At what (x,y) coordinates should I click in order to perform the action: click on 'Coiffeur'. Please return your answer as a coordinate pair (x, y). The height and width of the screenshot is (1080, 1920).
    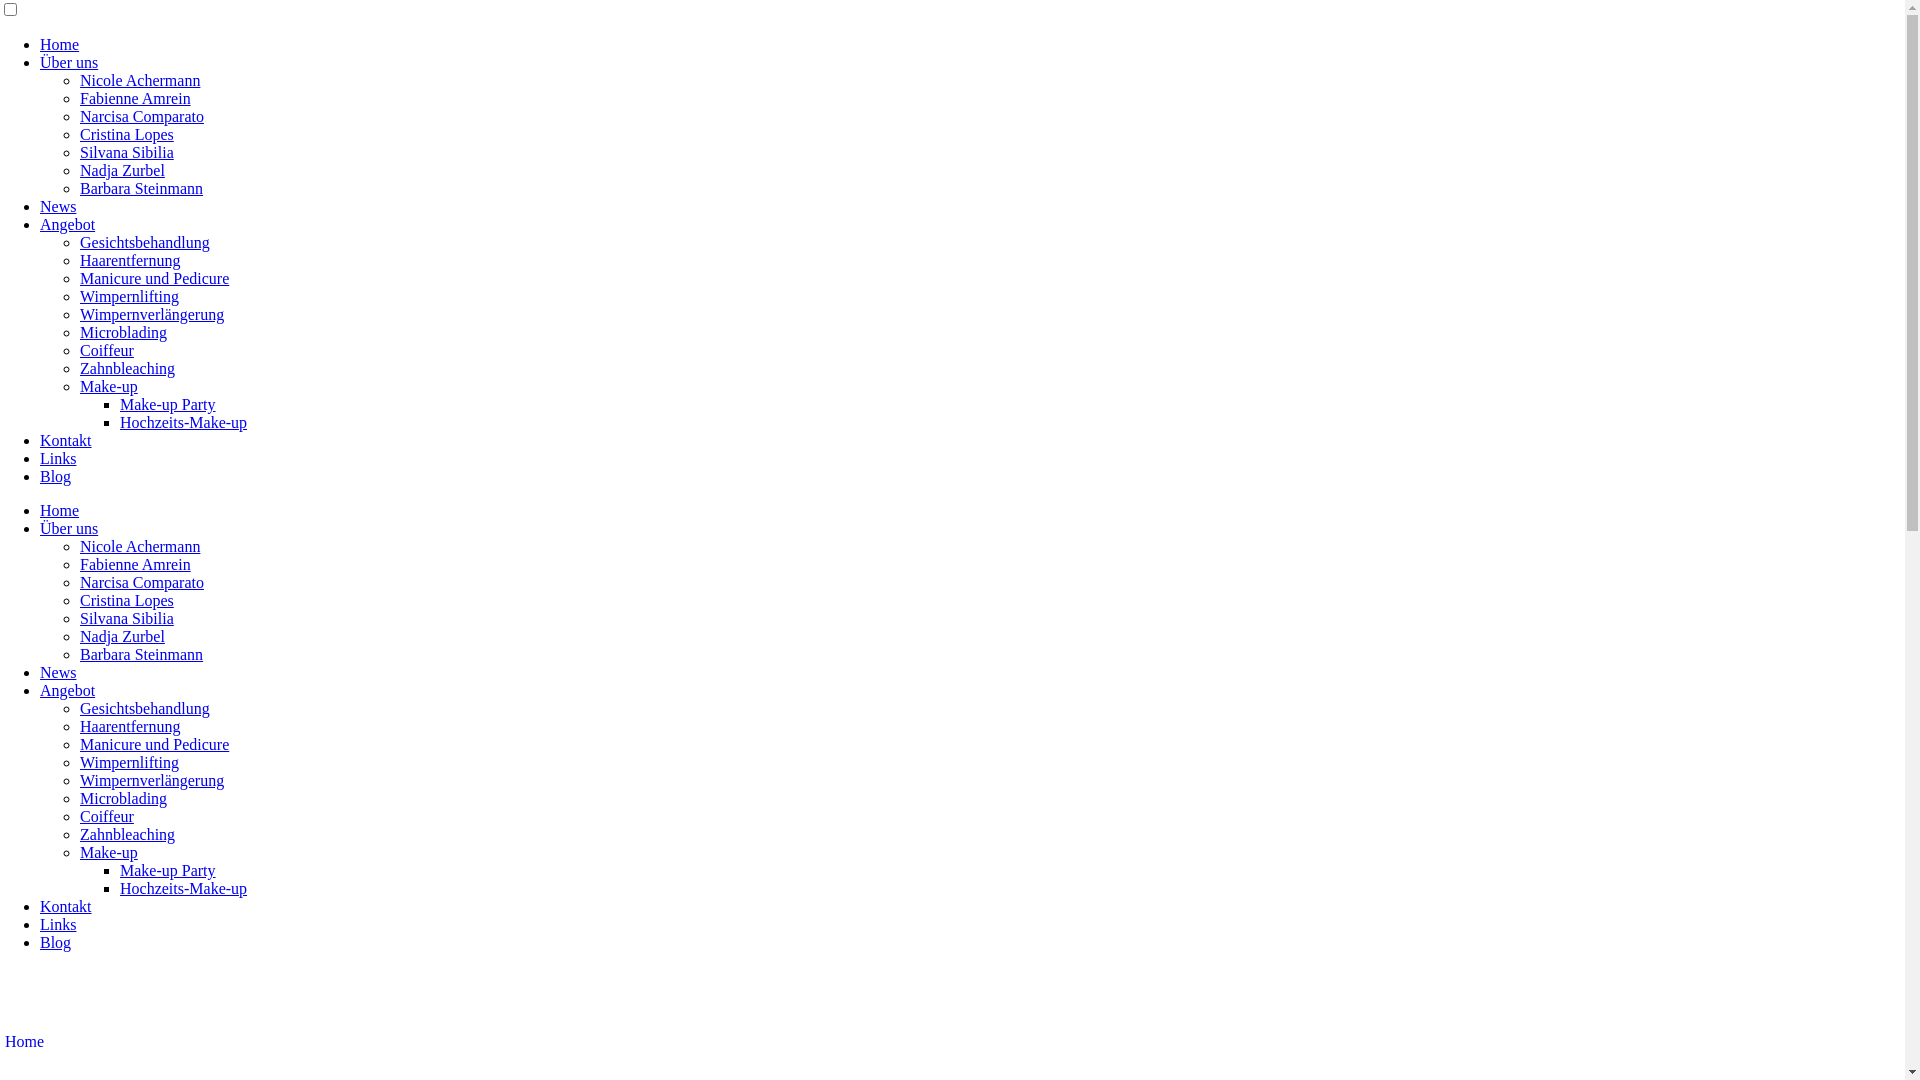
    Looking at the image, I should click on (105, 349).